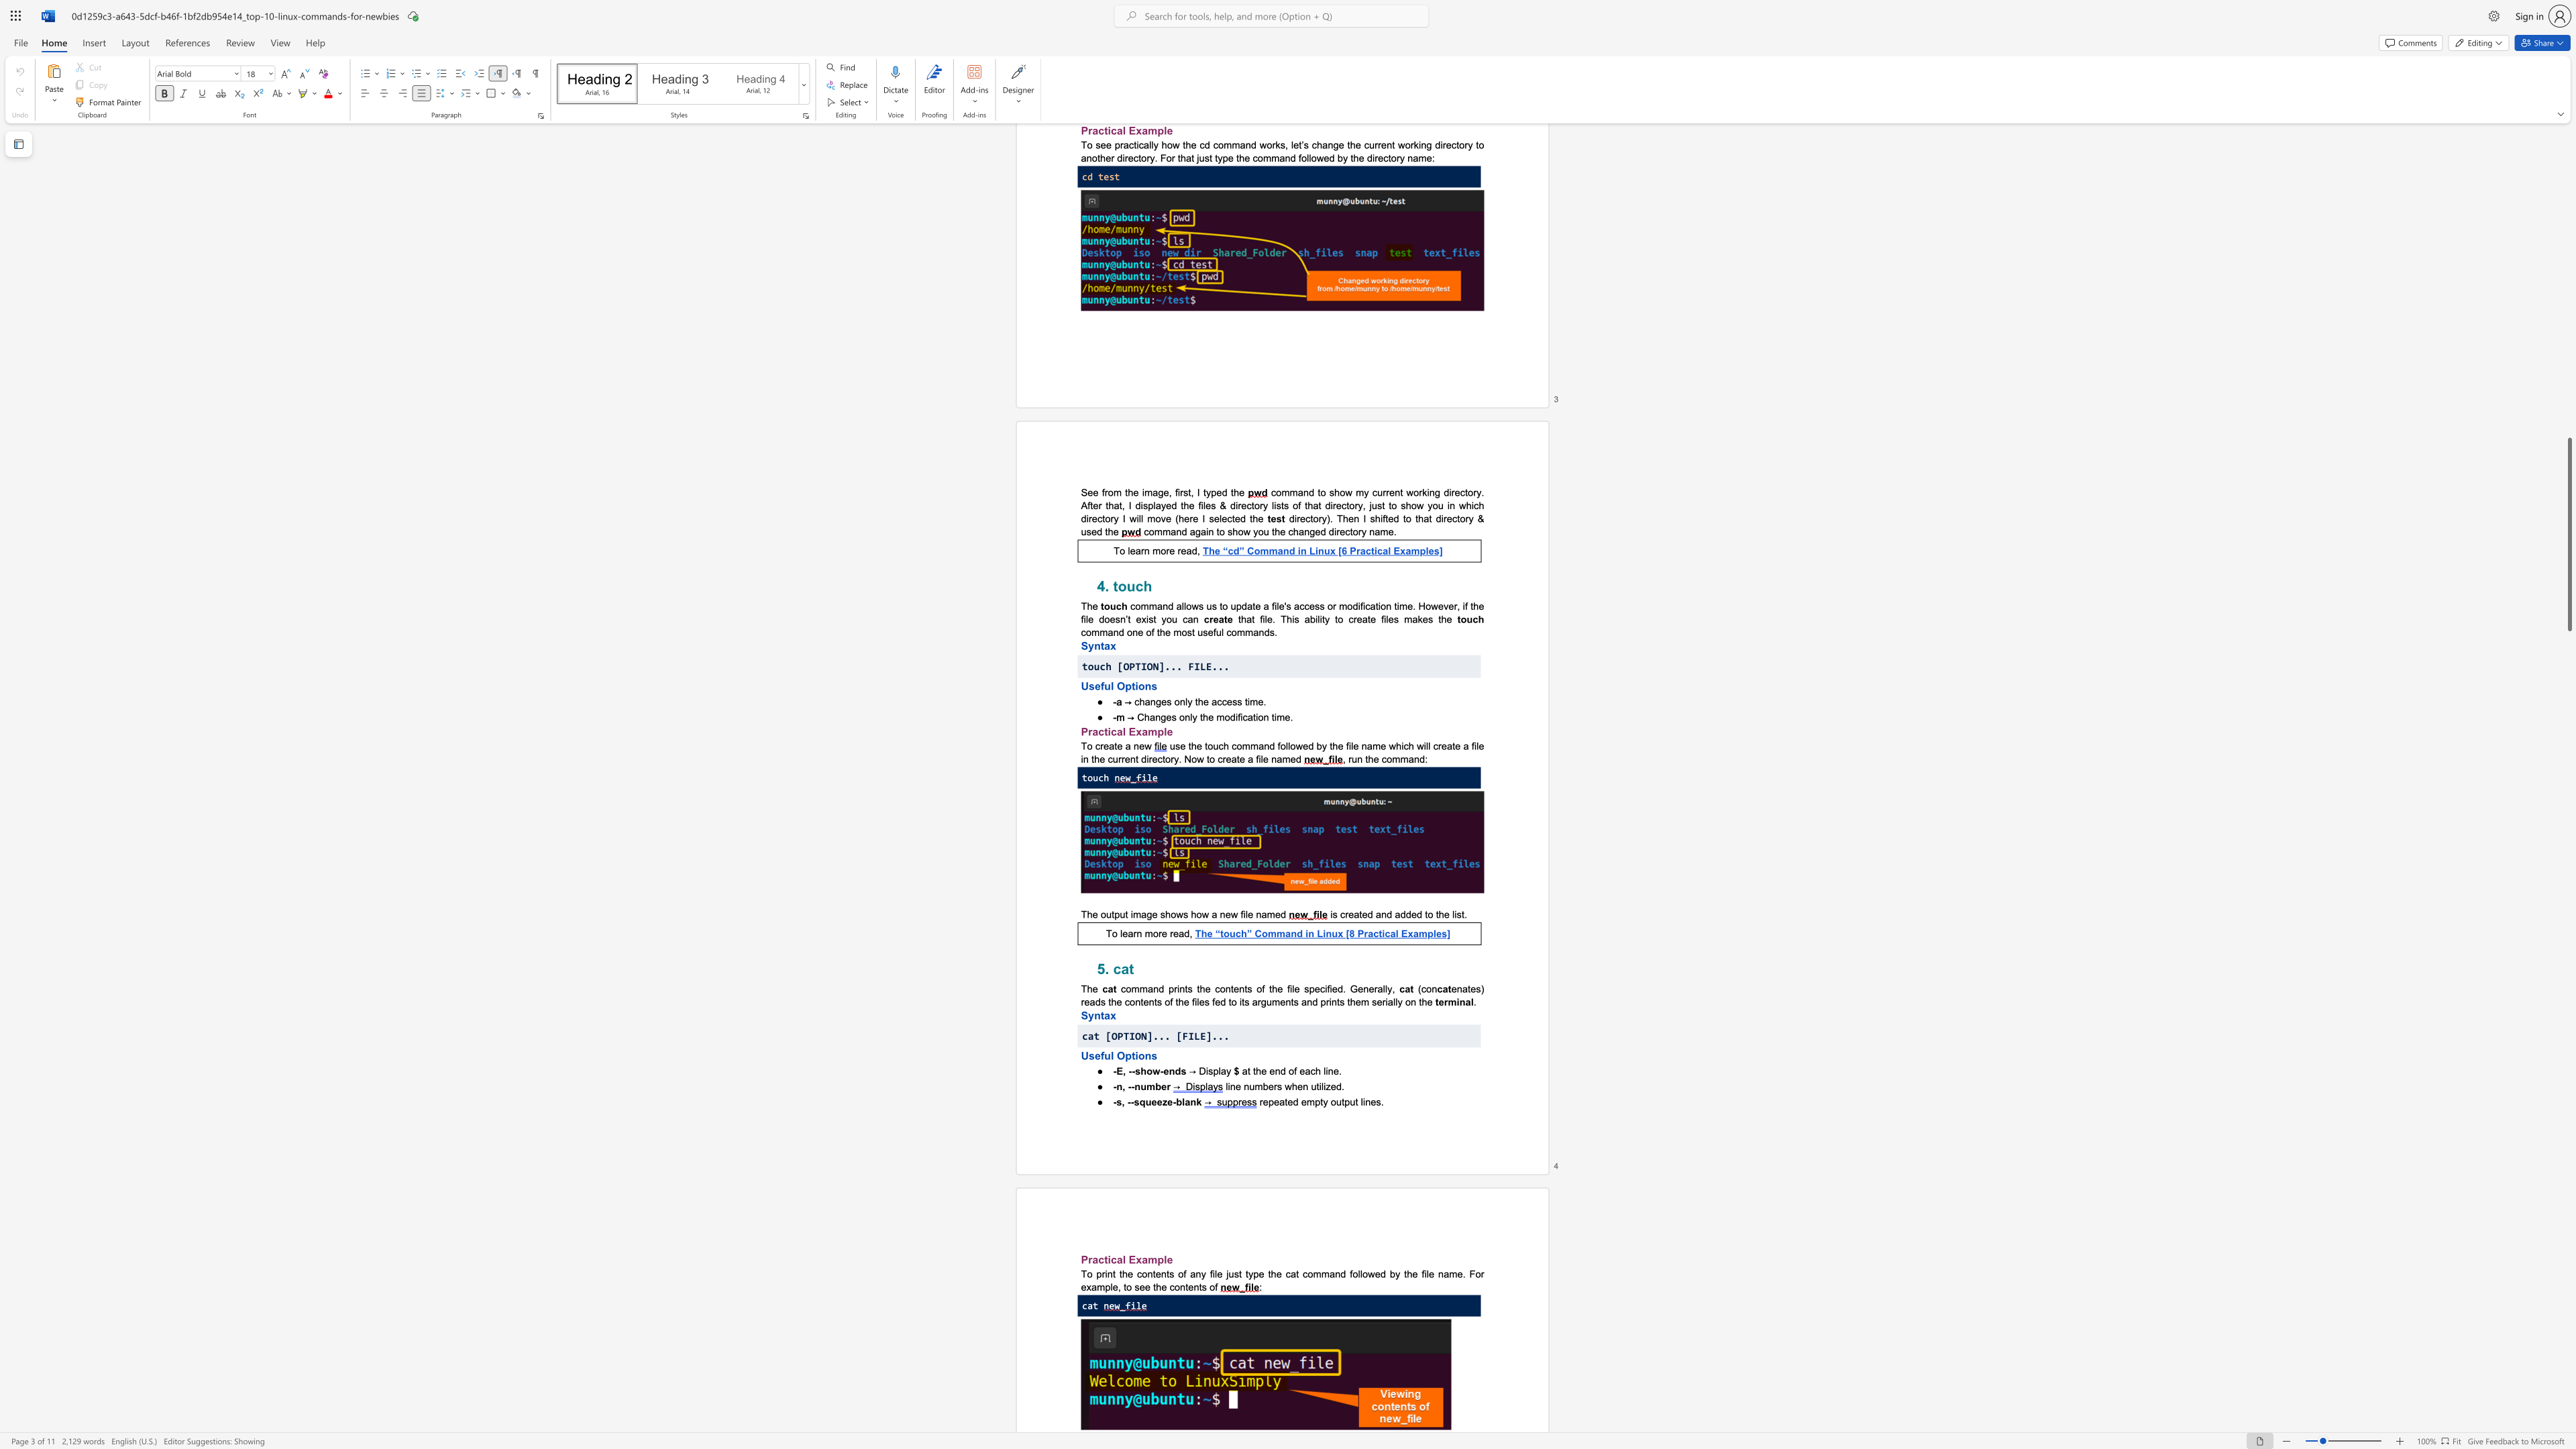 The height and width of the screenshot is (1449, 2576). I want to click on the 1th character "a" in the text, so click(1129, 933).